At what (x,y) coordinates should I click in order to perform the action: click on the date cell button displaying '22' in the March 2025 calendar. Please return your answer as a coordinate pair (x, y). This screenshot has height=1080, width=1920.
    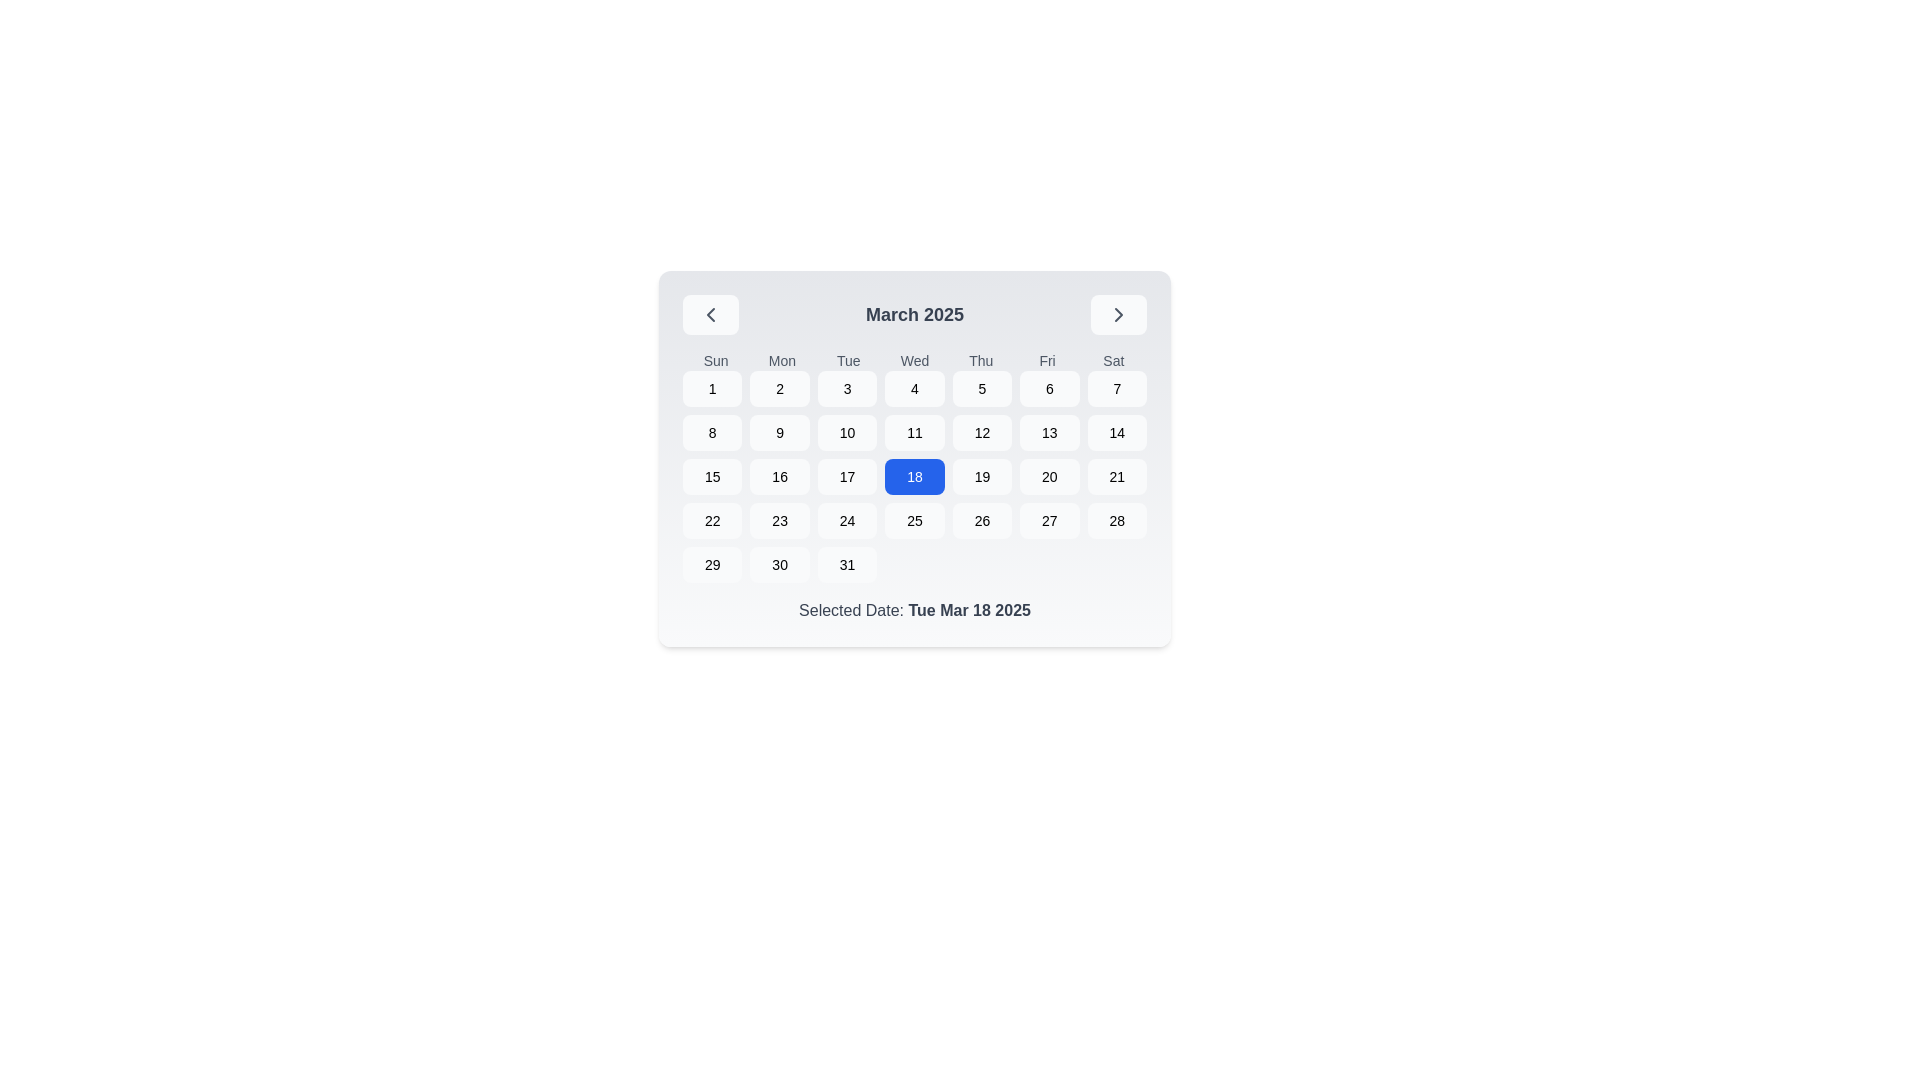
    Looking at the image, I should click on (712, 519).